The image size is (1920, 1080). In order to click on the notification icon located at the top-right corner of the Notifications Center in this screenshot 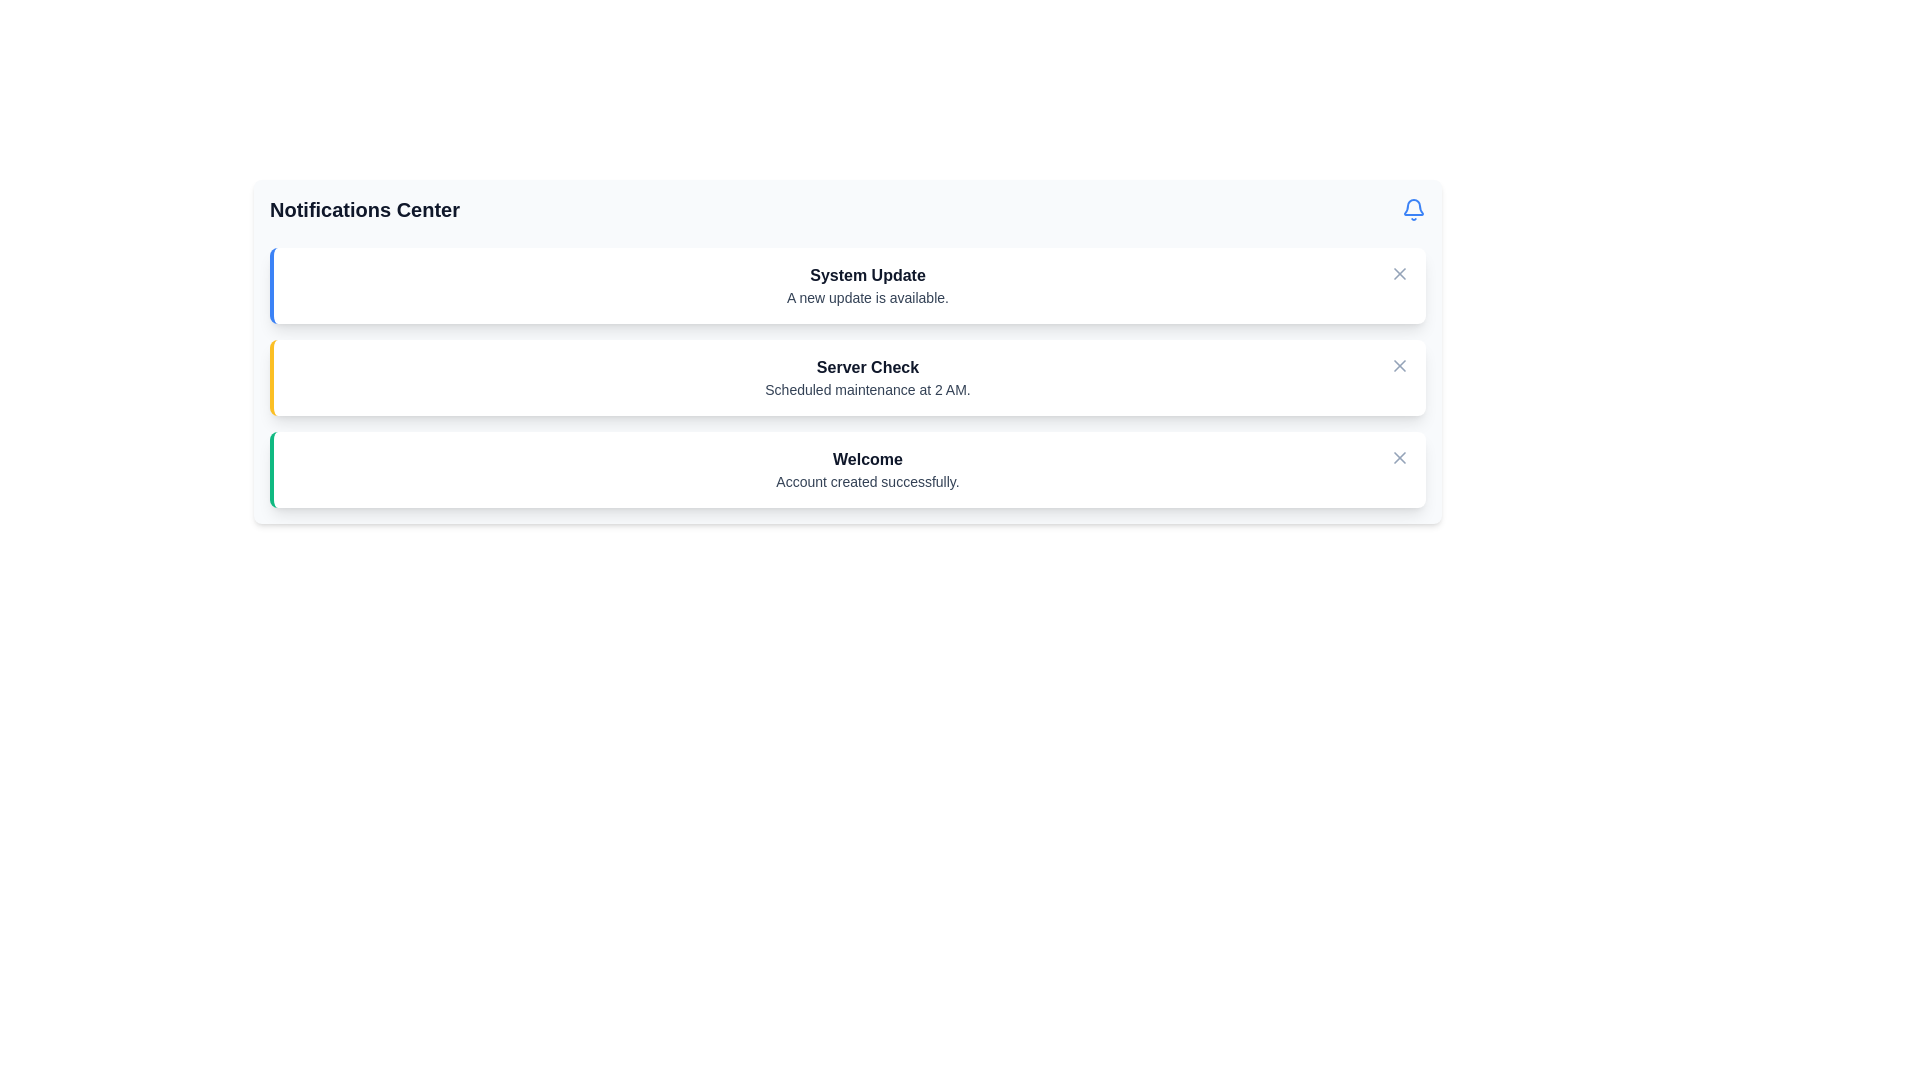, I will do `click(1413, 209)`.